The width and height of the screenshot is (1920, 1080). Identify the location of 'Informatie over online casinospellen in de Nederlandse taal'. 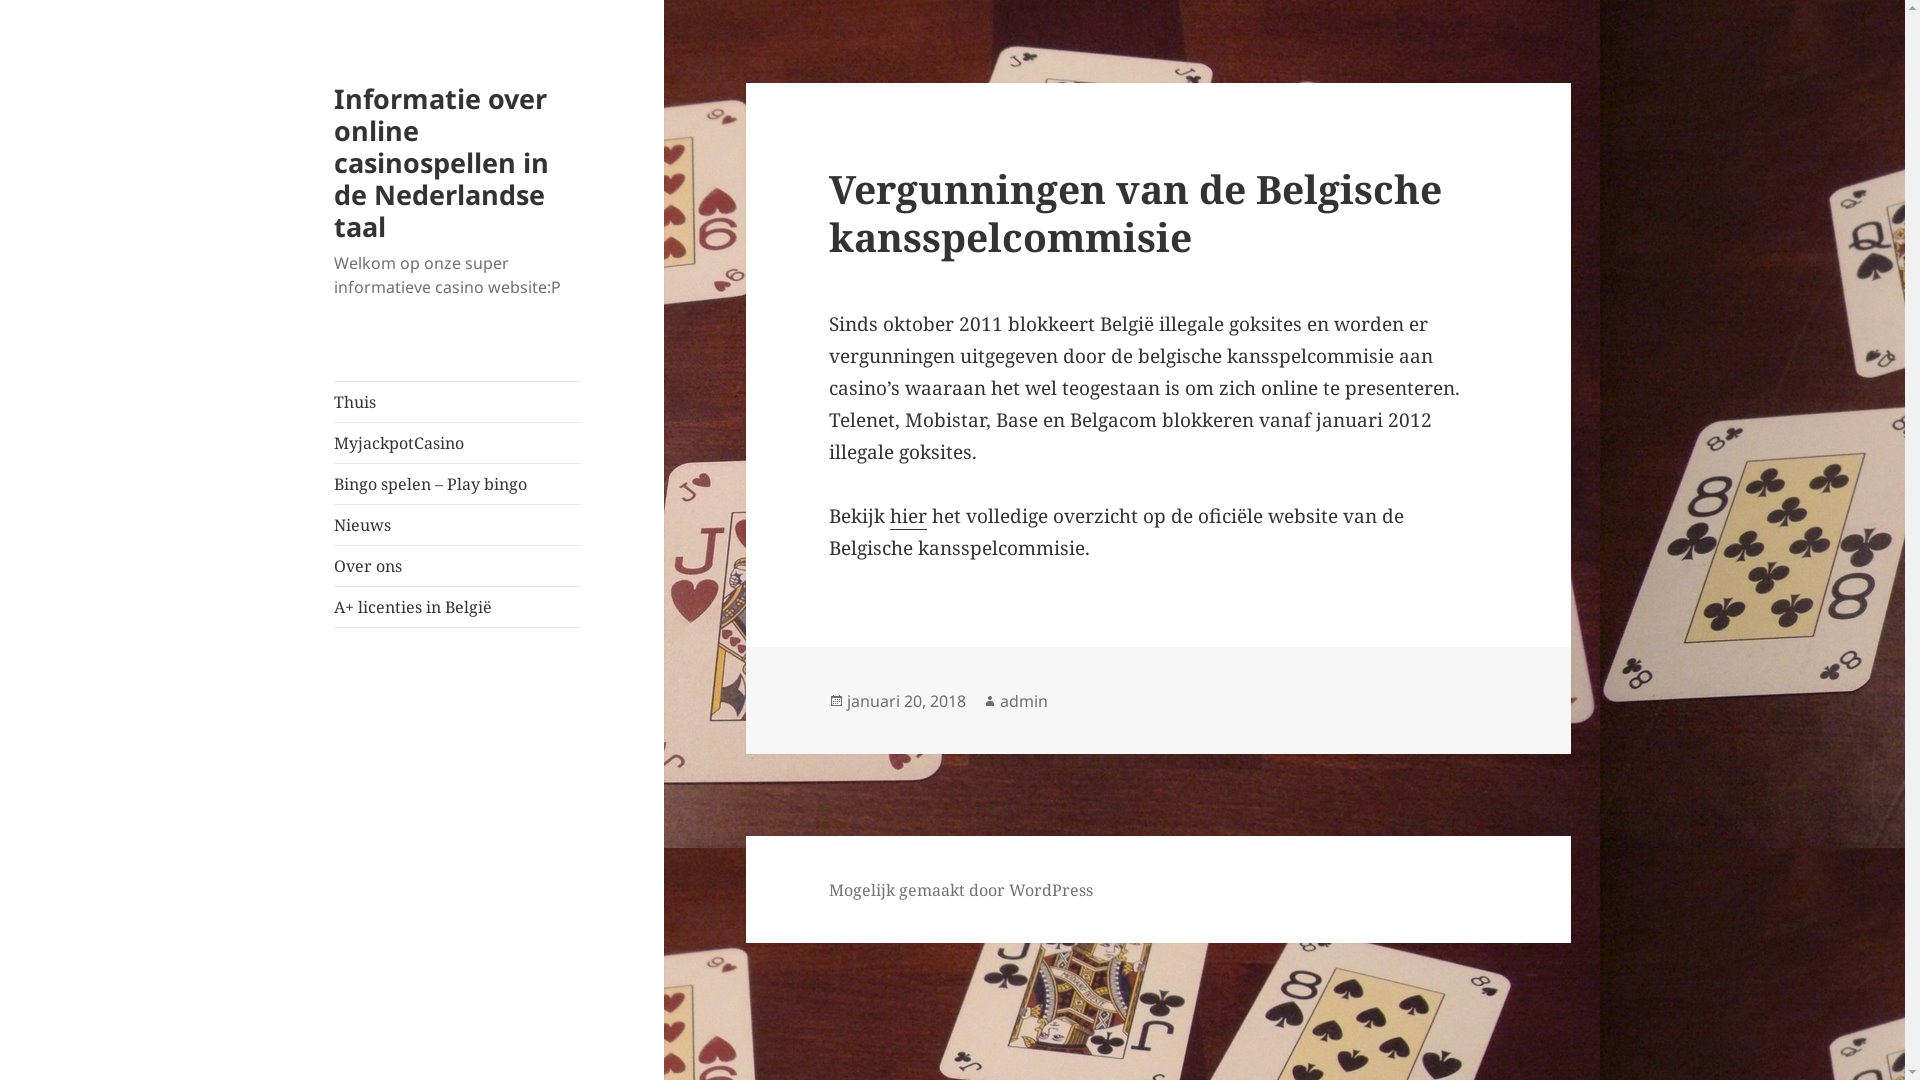
(440, 161).